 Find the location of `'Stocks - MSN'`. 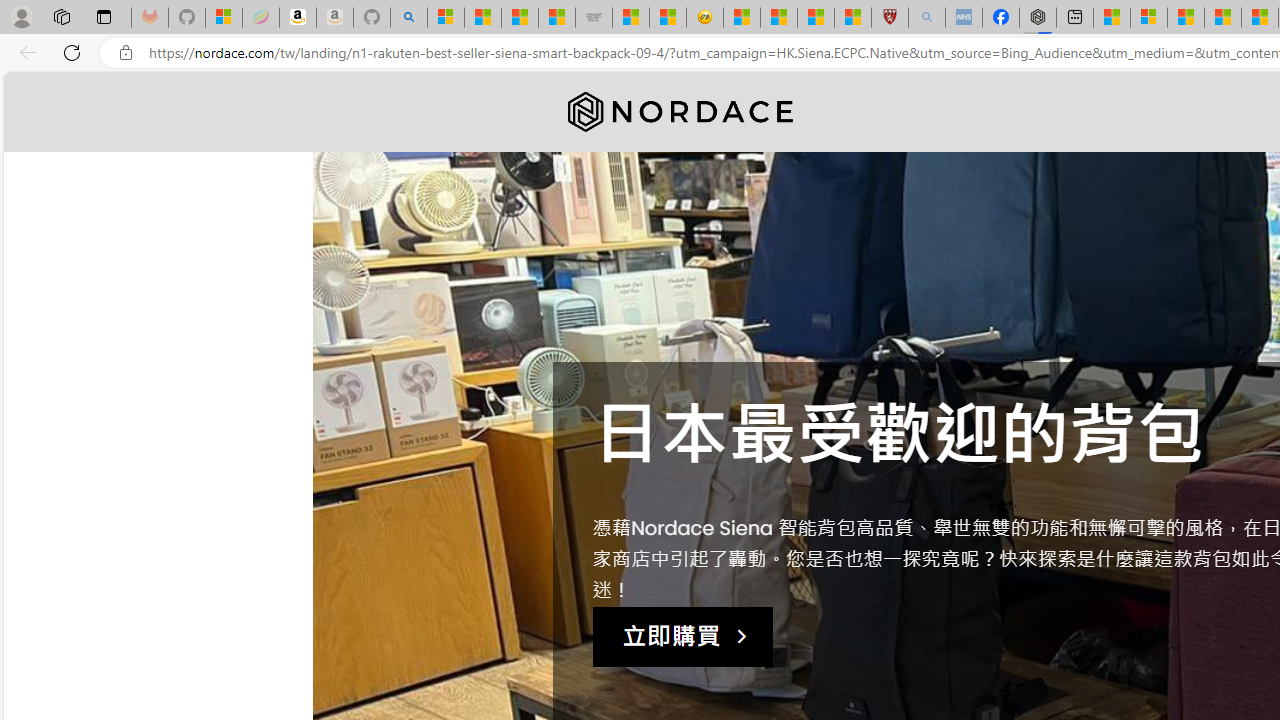

'Stocks - MSN' is located at coordinates (556, 17).